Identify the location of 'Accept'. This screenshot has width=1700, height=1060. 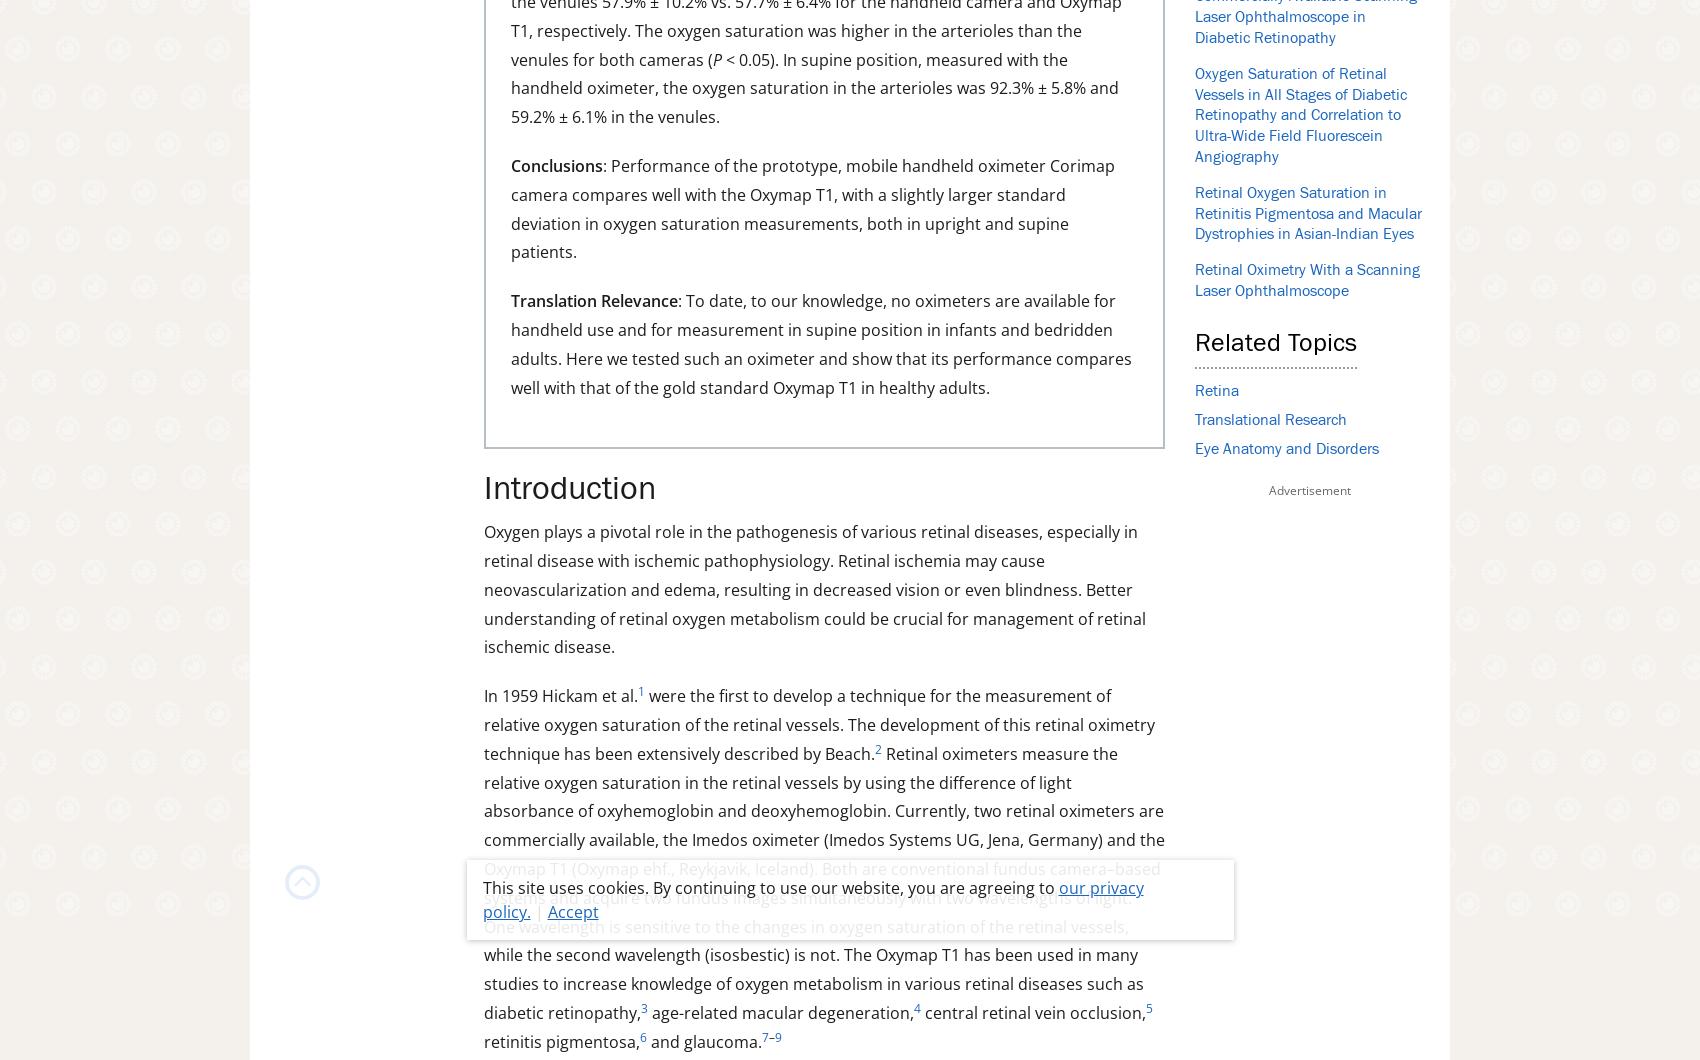
(571, 912).